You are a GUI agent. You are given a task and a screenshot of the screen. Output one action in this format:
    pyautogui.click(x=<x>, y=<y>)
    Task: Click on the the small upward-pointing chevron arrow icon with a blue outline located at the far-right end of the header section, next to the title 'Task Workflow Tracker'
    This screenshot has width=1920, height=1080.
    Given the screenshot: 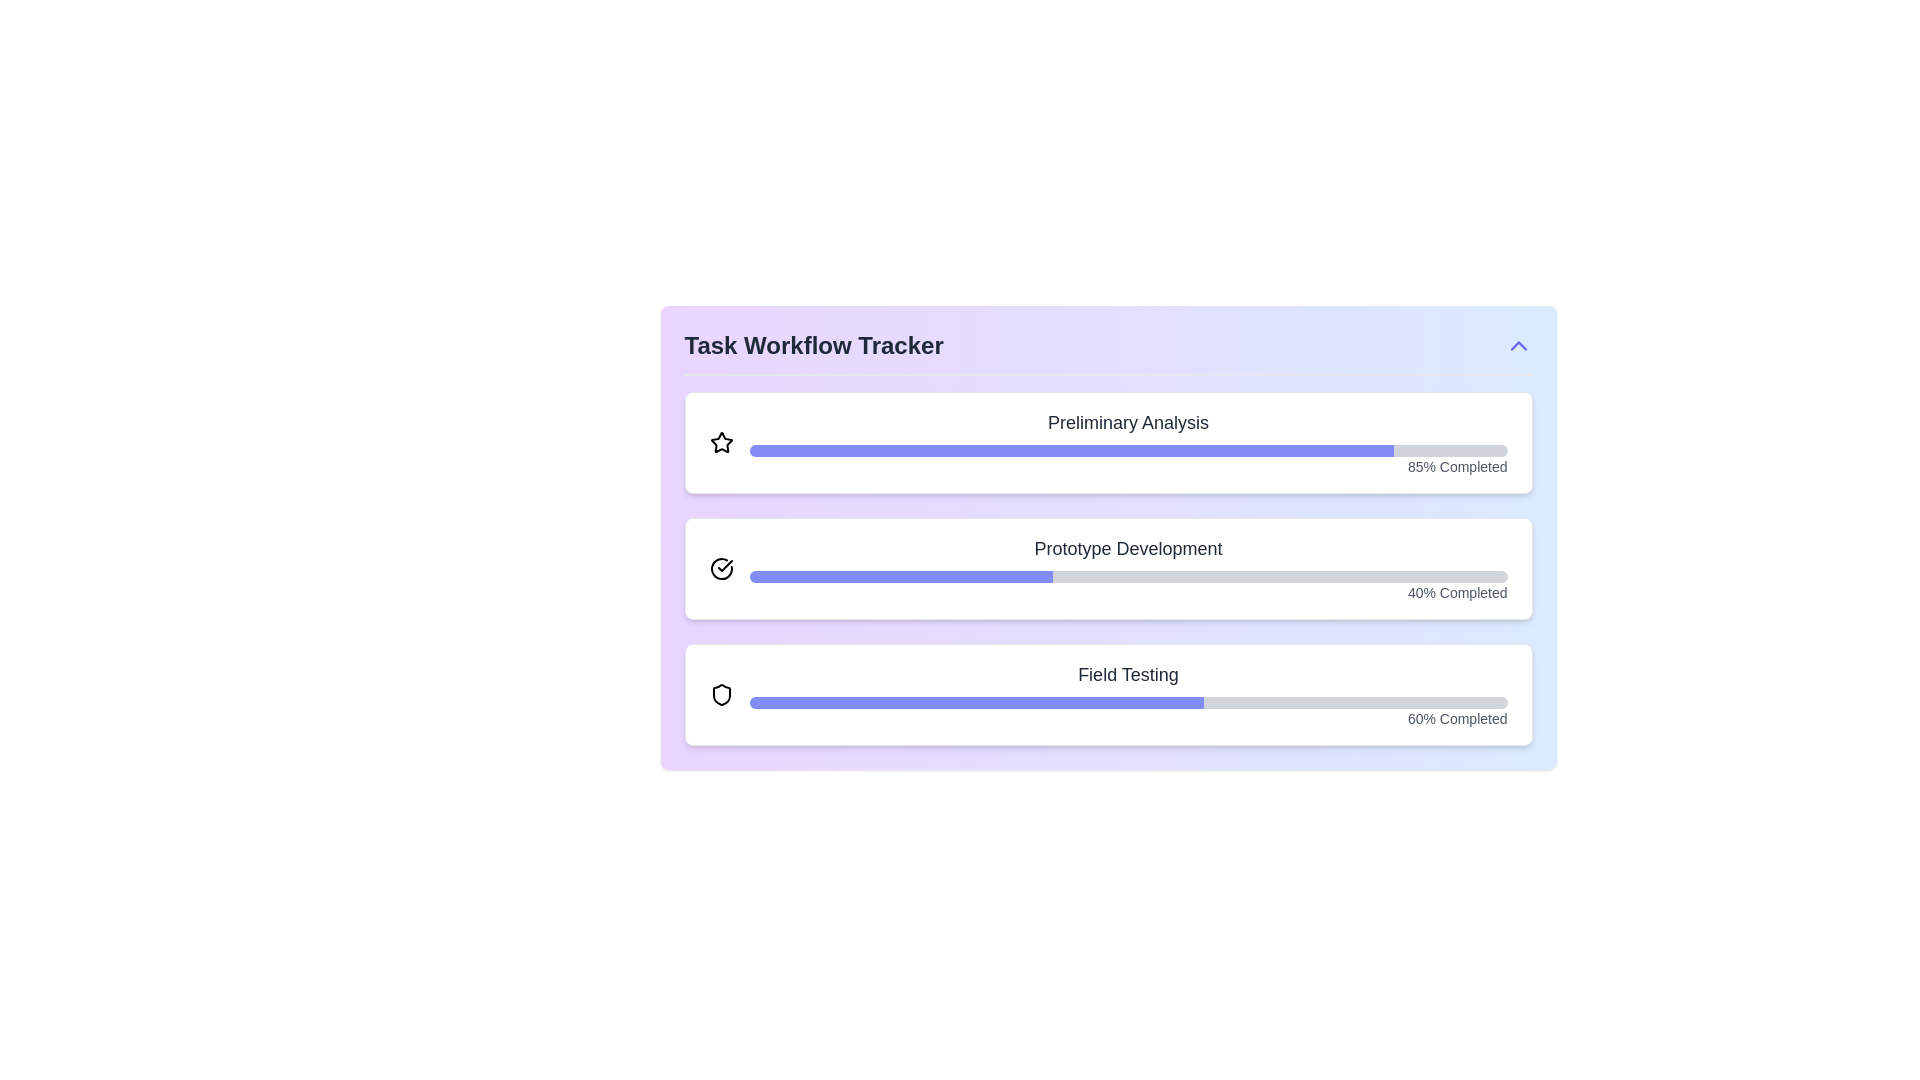 What is the action you would take?
    pyautogui.click(x=1518, y=345)
    